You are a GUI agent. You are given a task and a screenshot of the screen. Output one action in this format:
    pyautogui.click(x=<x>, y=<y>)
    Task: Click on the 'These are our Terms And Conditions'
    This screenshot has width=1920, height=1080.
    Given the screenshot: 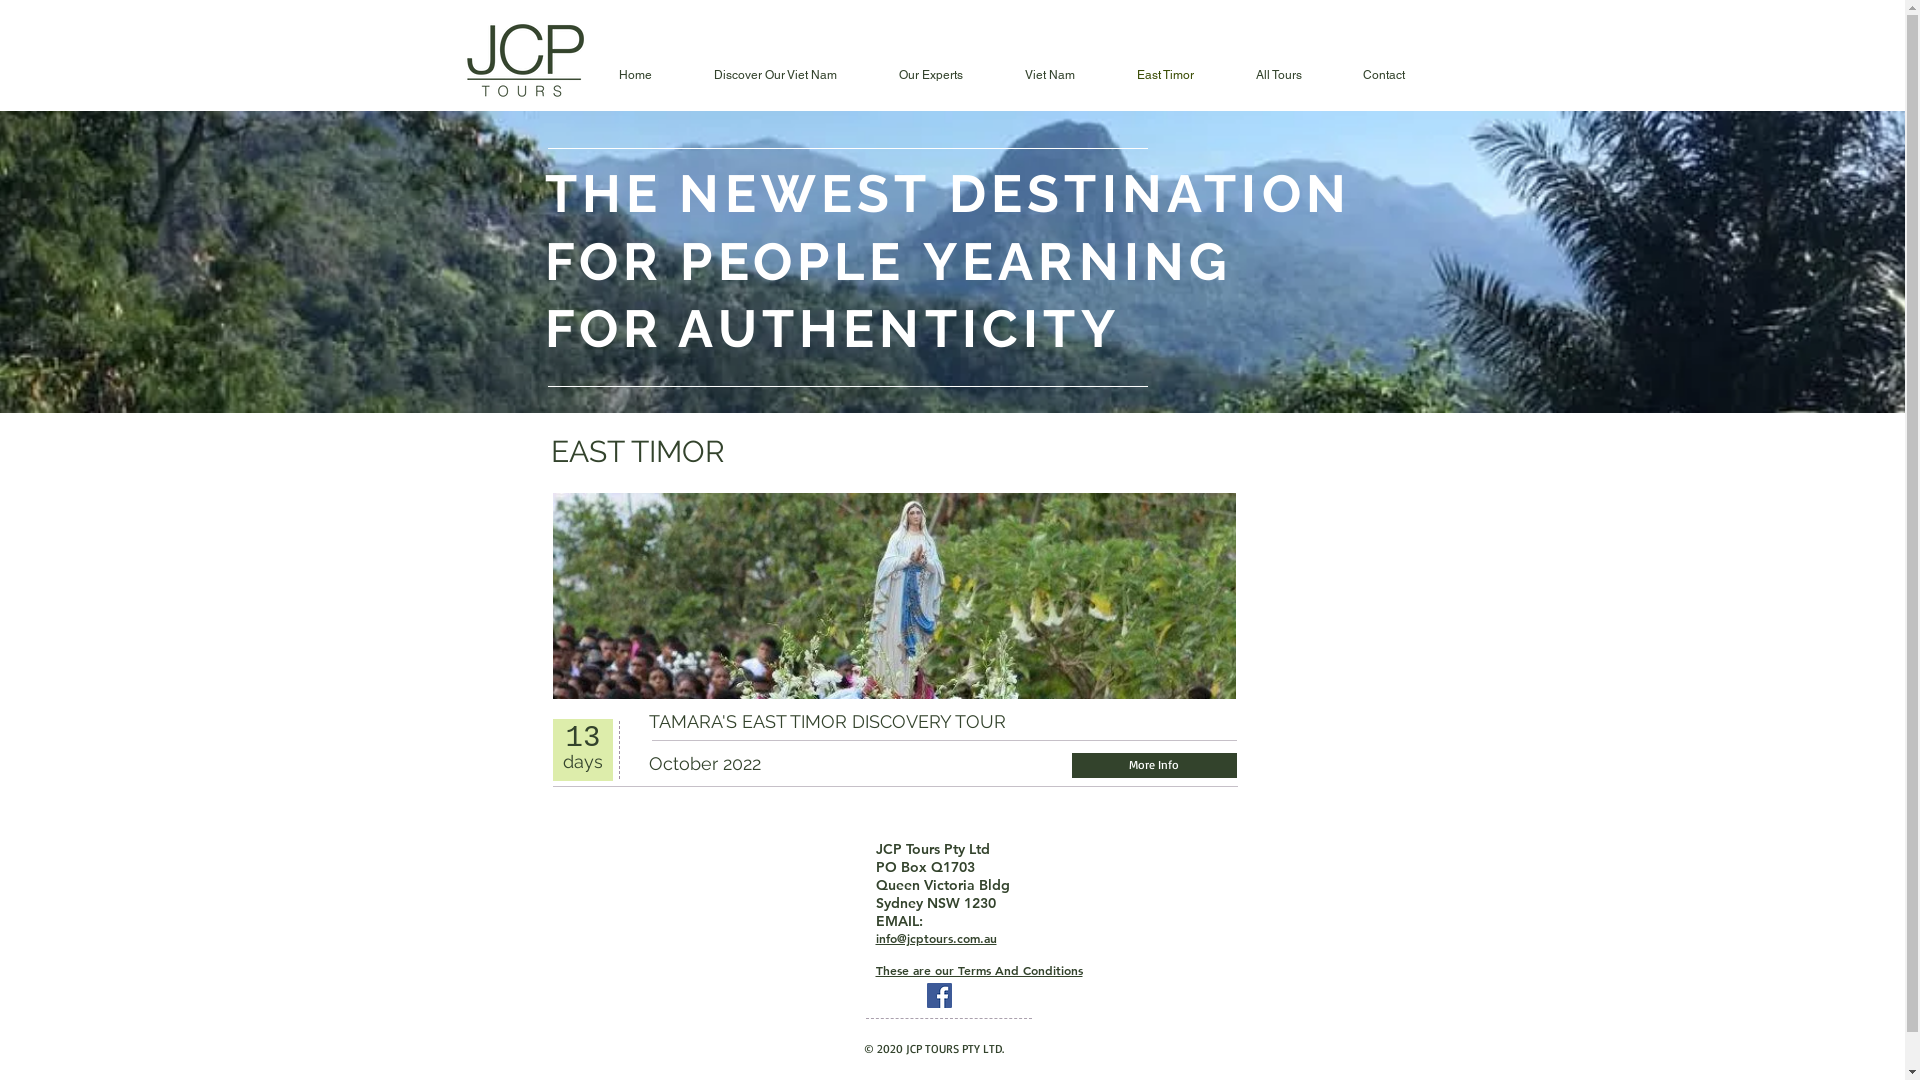 What is the action you would take?
    pyautogui.click(x=979, y=969)
    